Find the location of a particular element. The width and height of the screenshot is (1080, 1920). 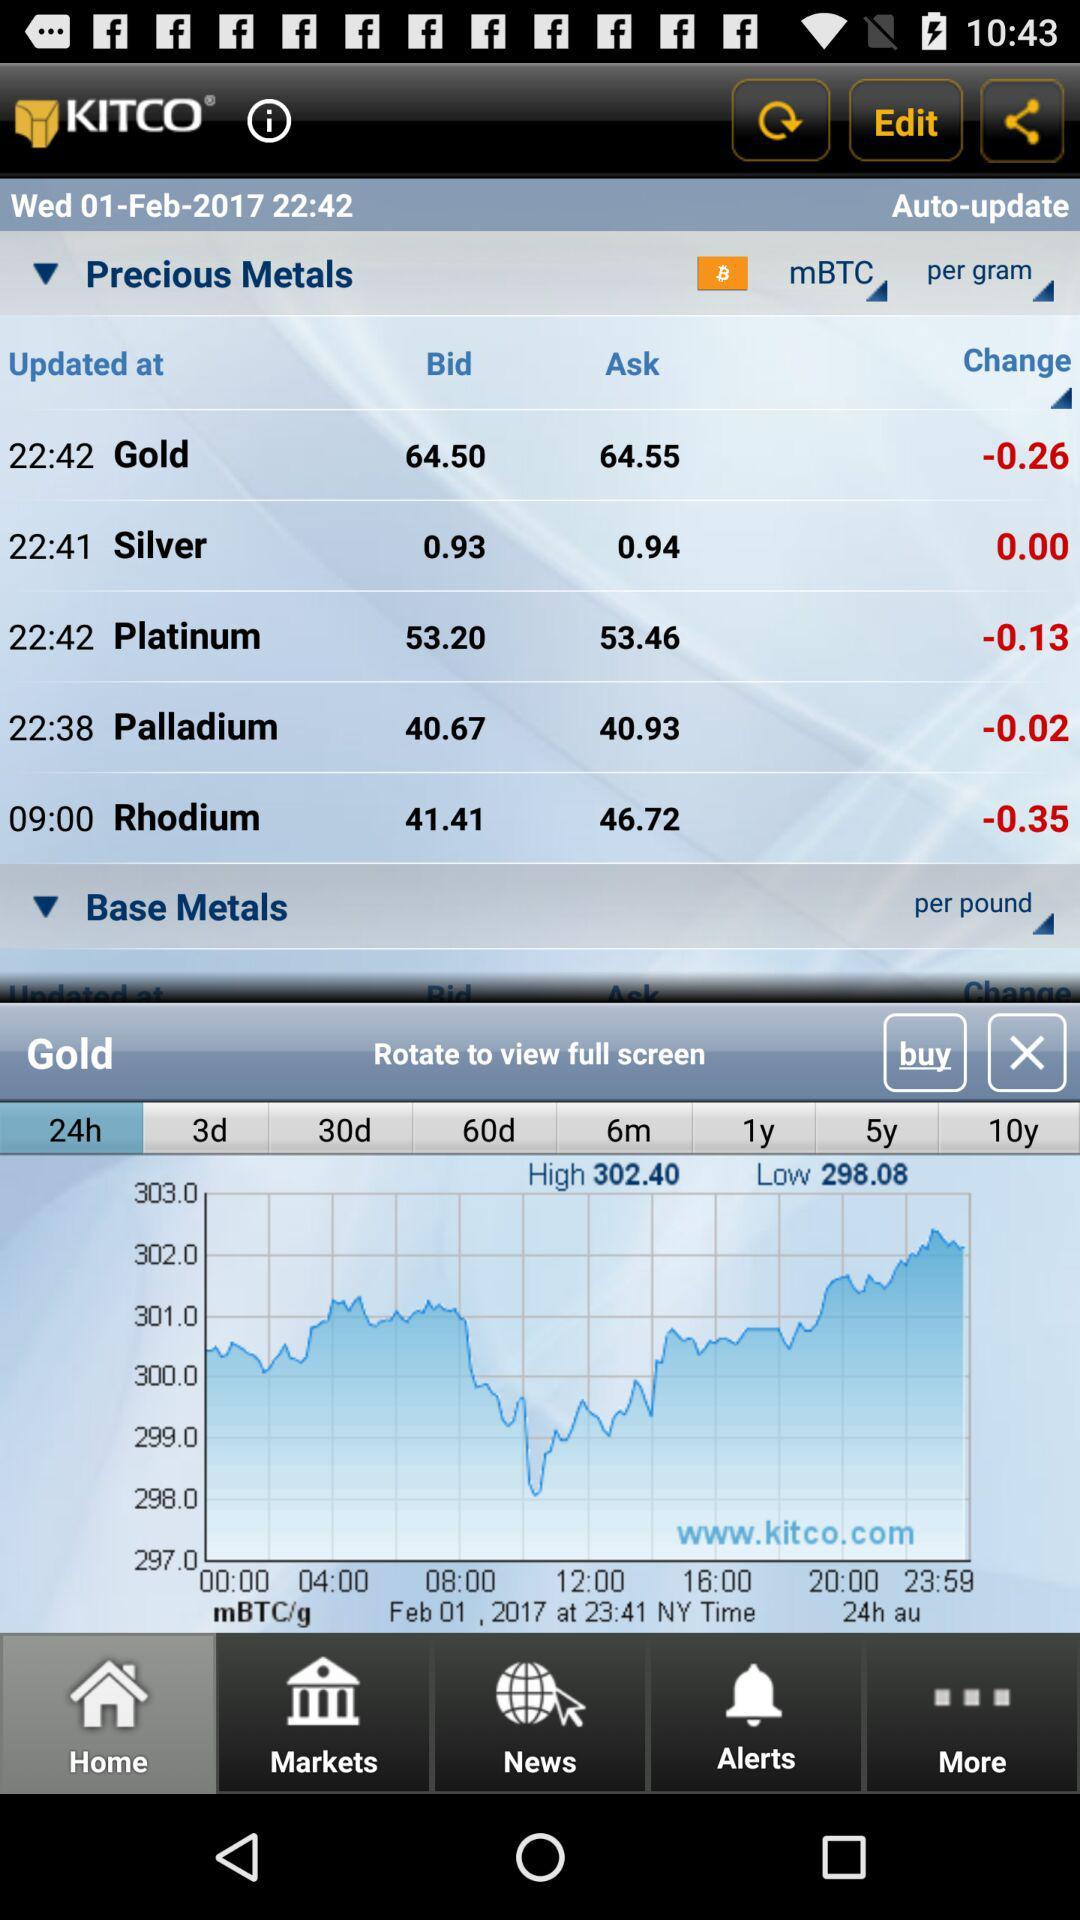

the item below rotate to view item is located at coordinates (485, 1129).